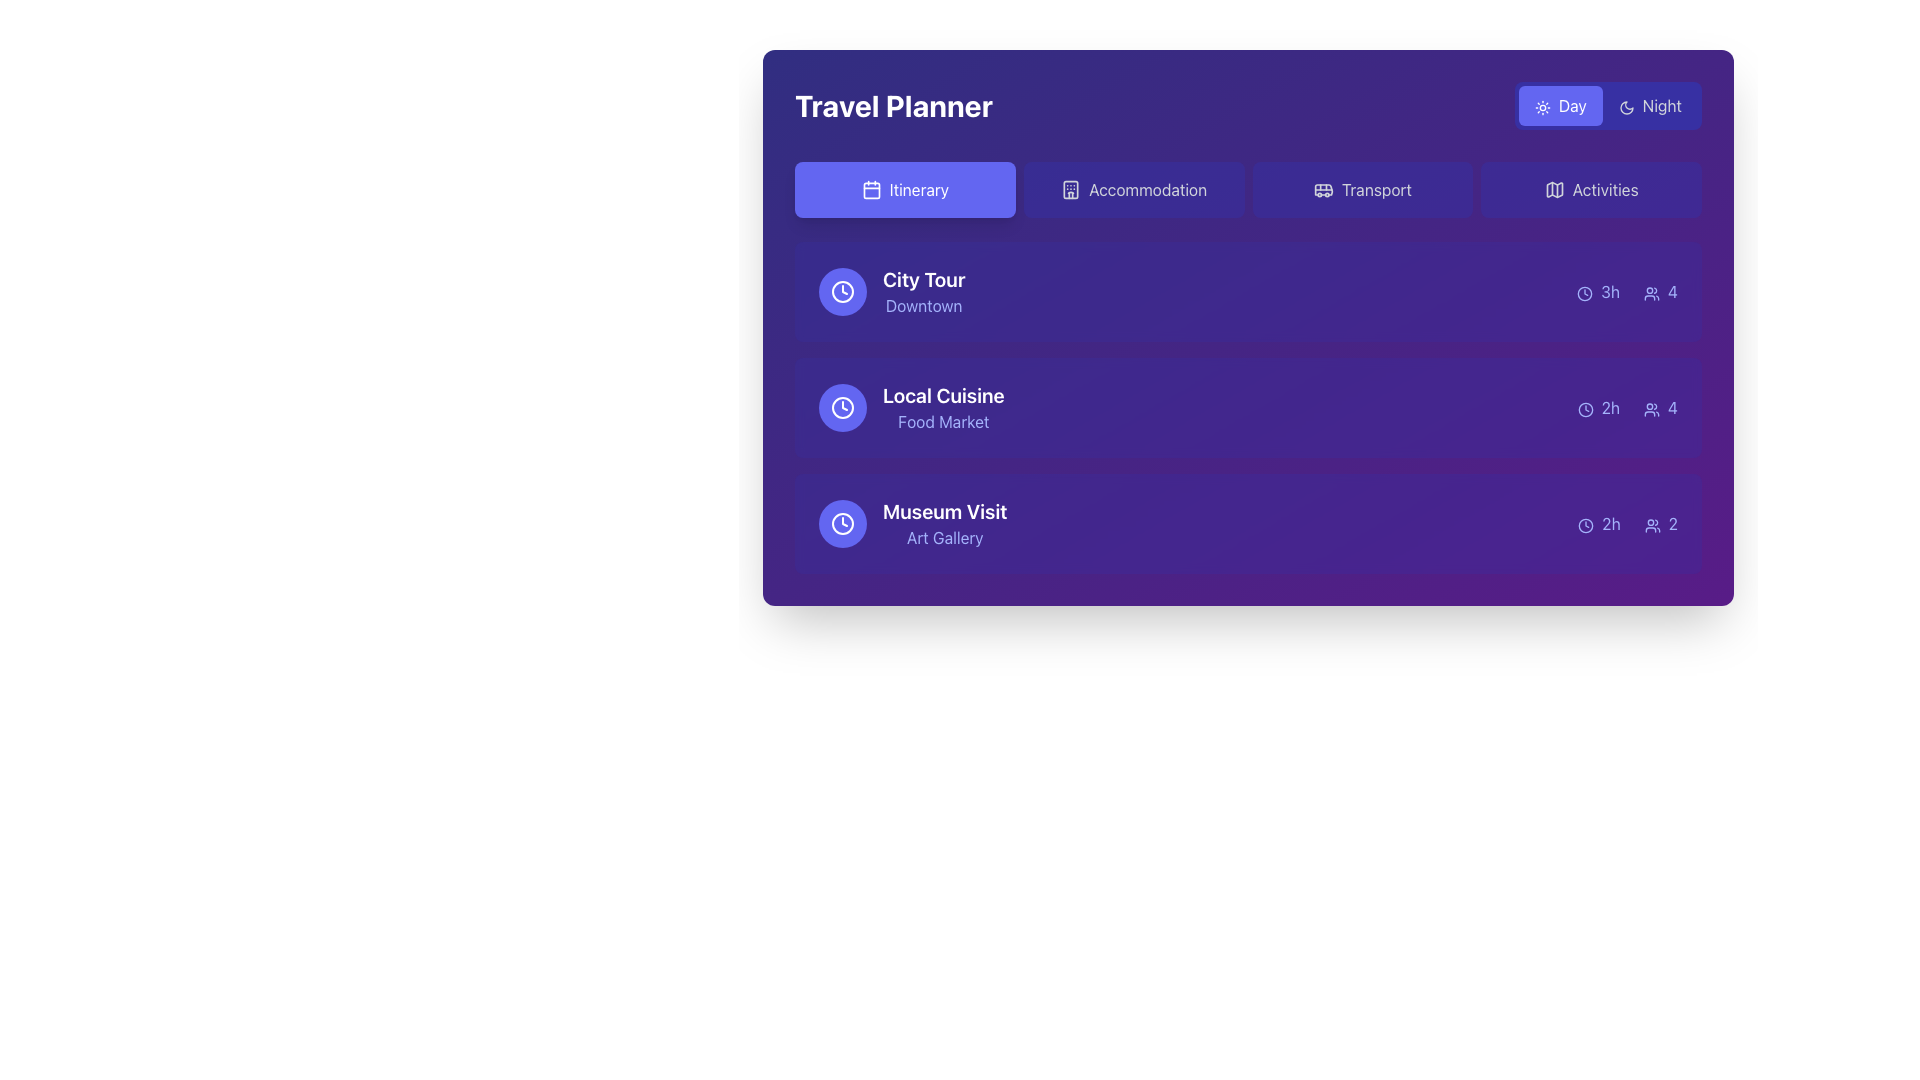 The height and width of the screenshot is (1080, 1920). I want to click on the Toggle Button Group located near the top-right corner of the interface, directly to the right of the title 'Travel Planner', so click(1608, 105).